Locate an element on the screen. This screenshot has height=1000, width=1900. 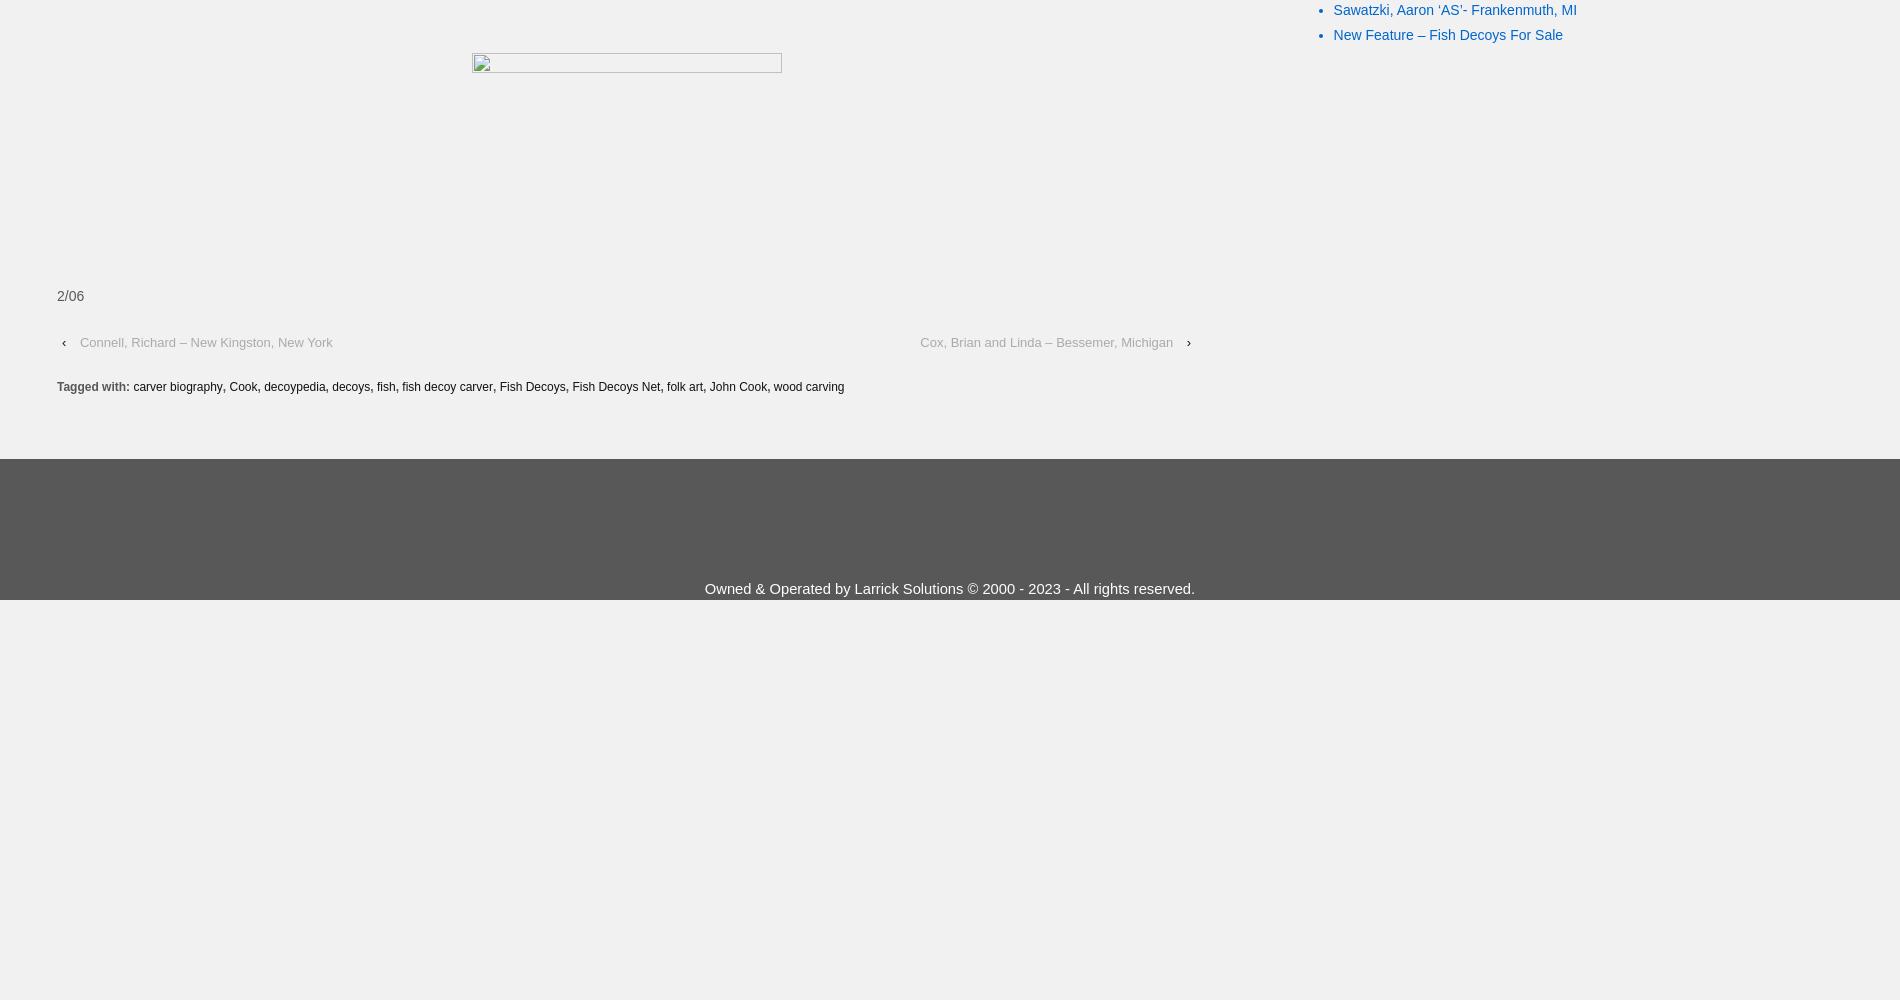
'Tagged with:' is located at coordinates (95, 387).